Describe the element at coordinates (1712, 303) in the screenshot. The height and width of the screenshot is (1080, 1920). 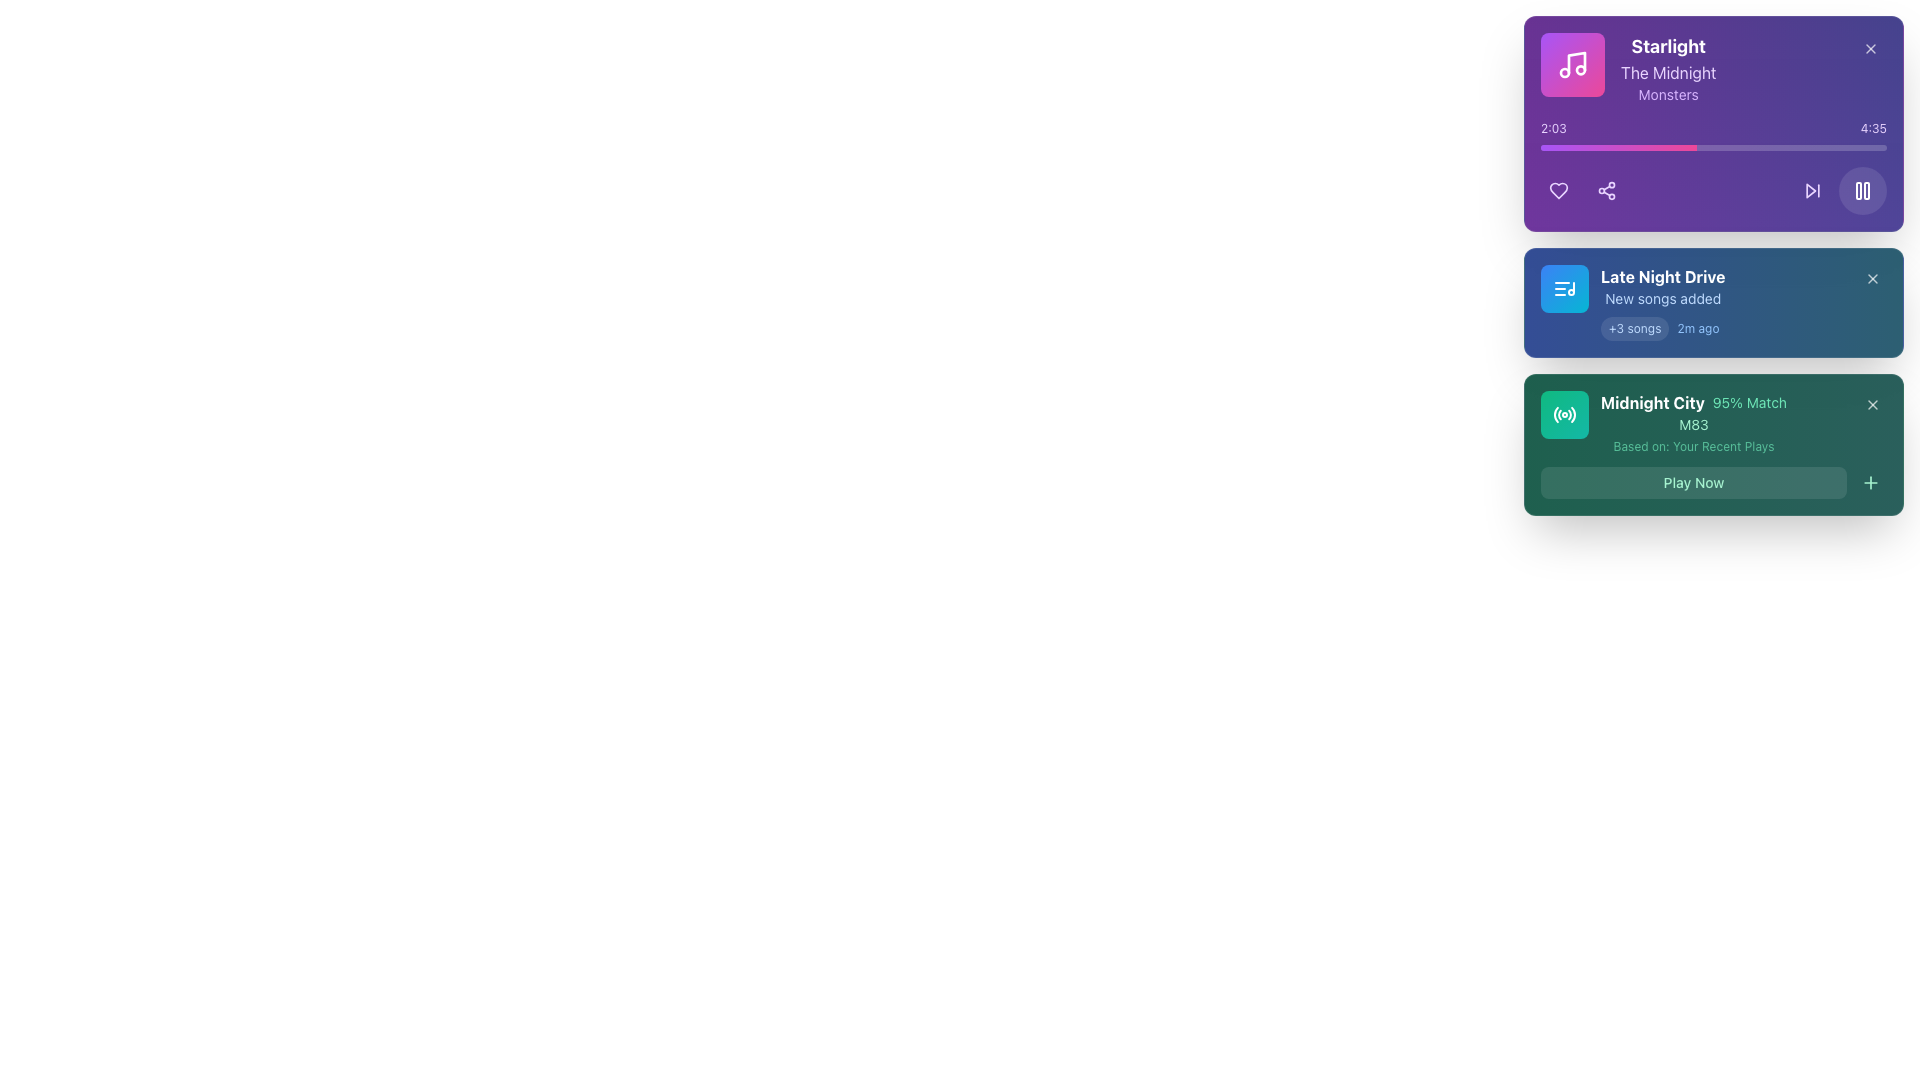
I see `the metadata of the music playlist card located in the middle of a stack of three cards, positioned between the 'Starlight' and 'Midnight City' cards, to view more details` at that location.